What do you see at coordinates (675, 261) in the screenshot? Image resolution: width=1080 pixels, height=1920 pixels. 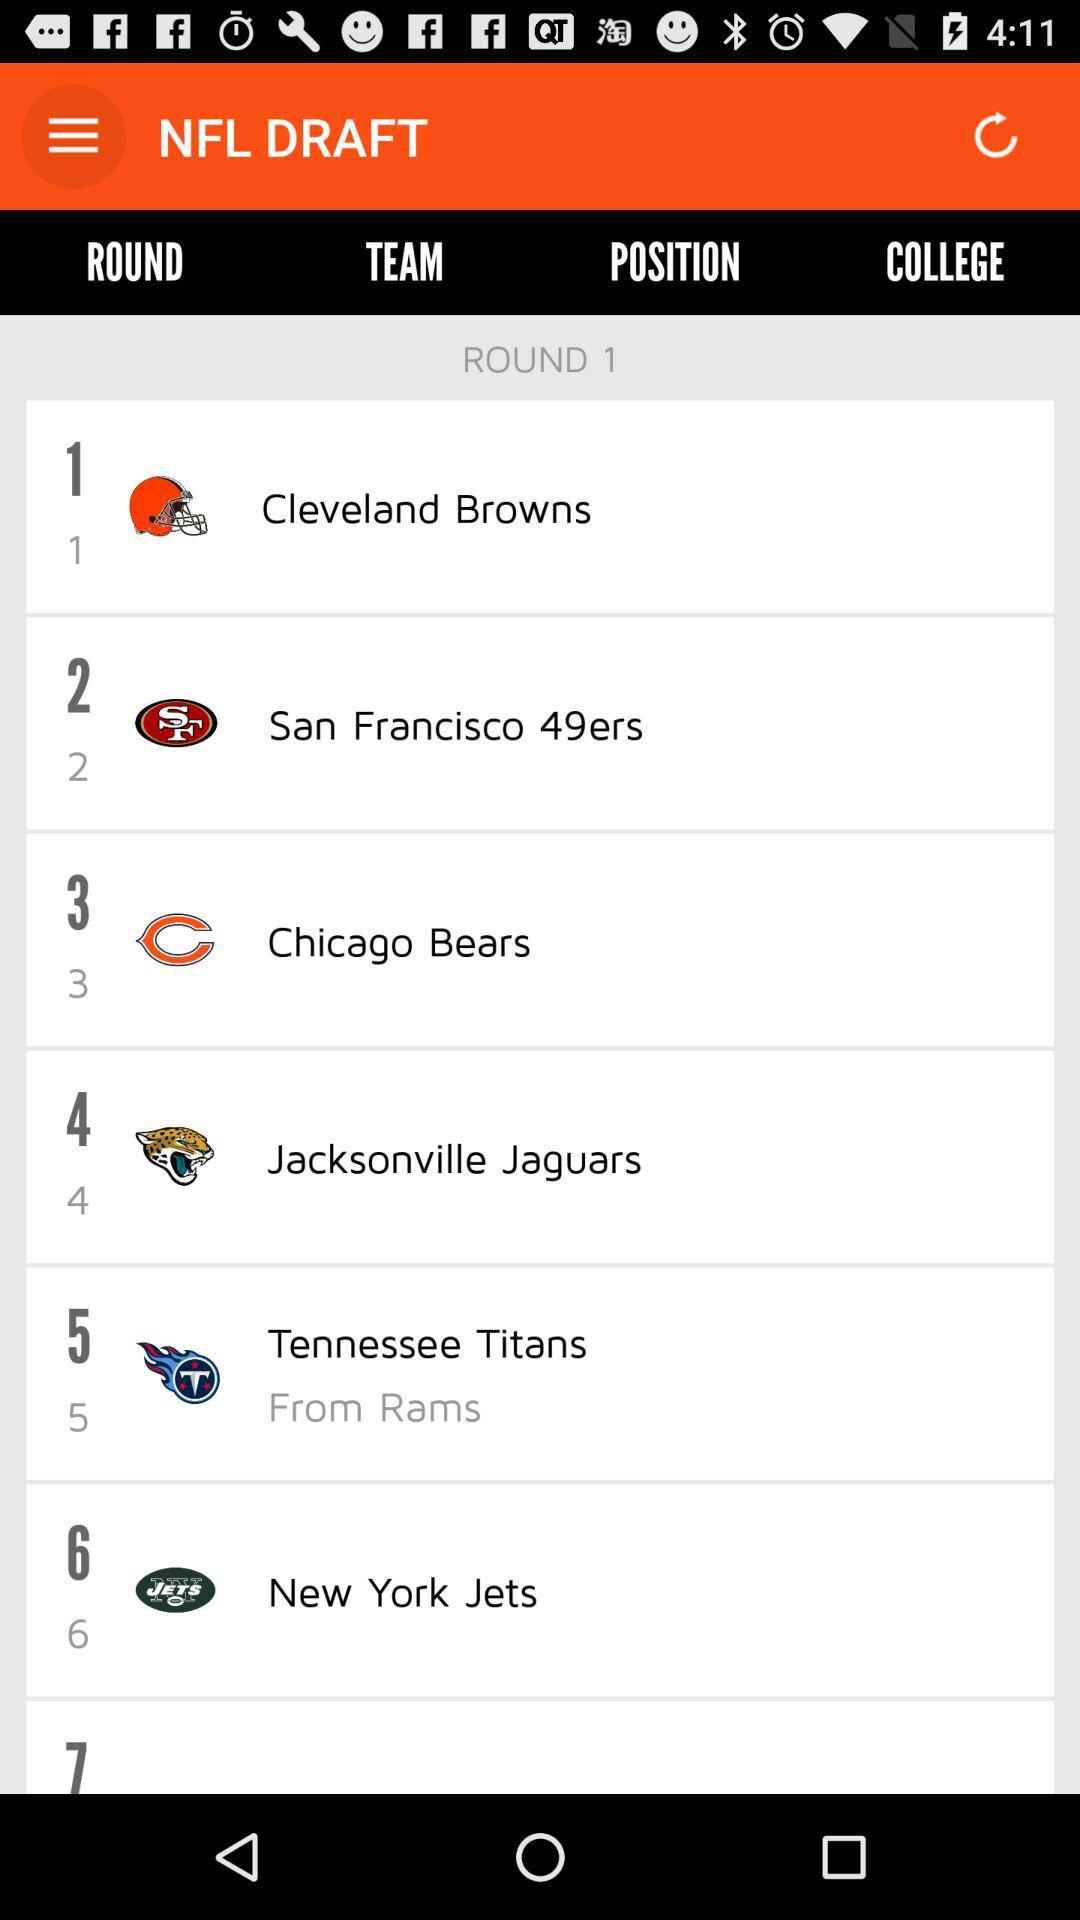 I see `the item next to college icon` at bounding box center [675, 261].